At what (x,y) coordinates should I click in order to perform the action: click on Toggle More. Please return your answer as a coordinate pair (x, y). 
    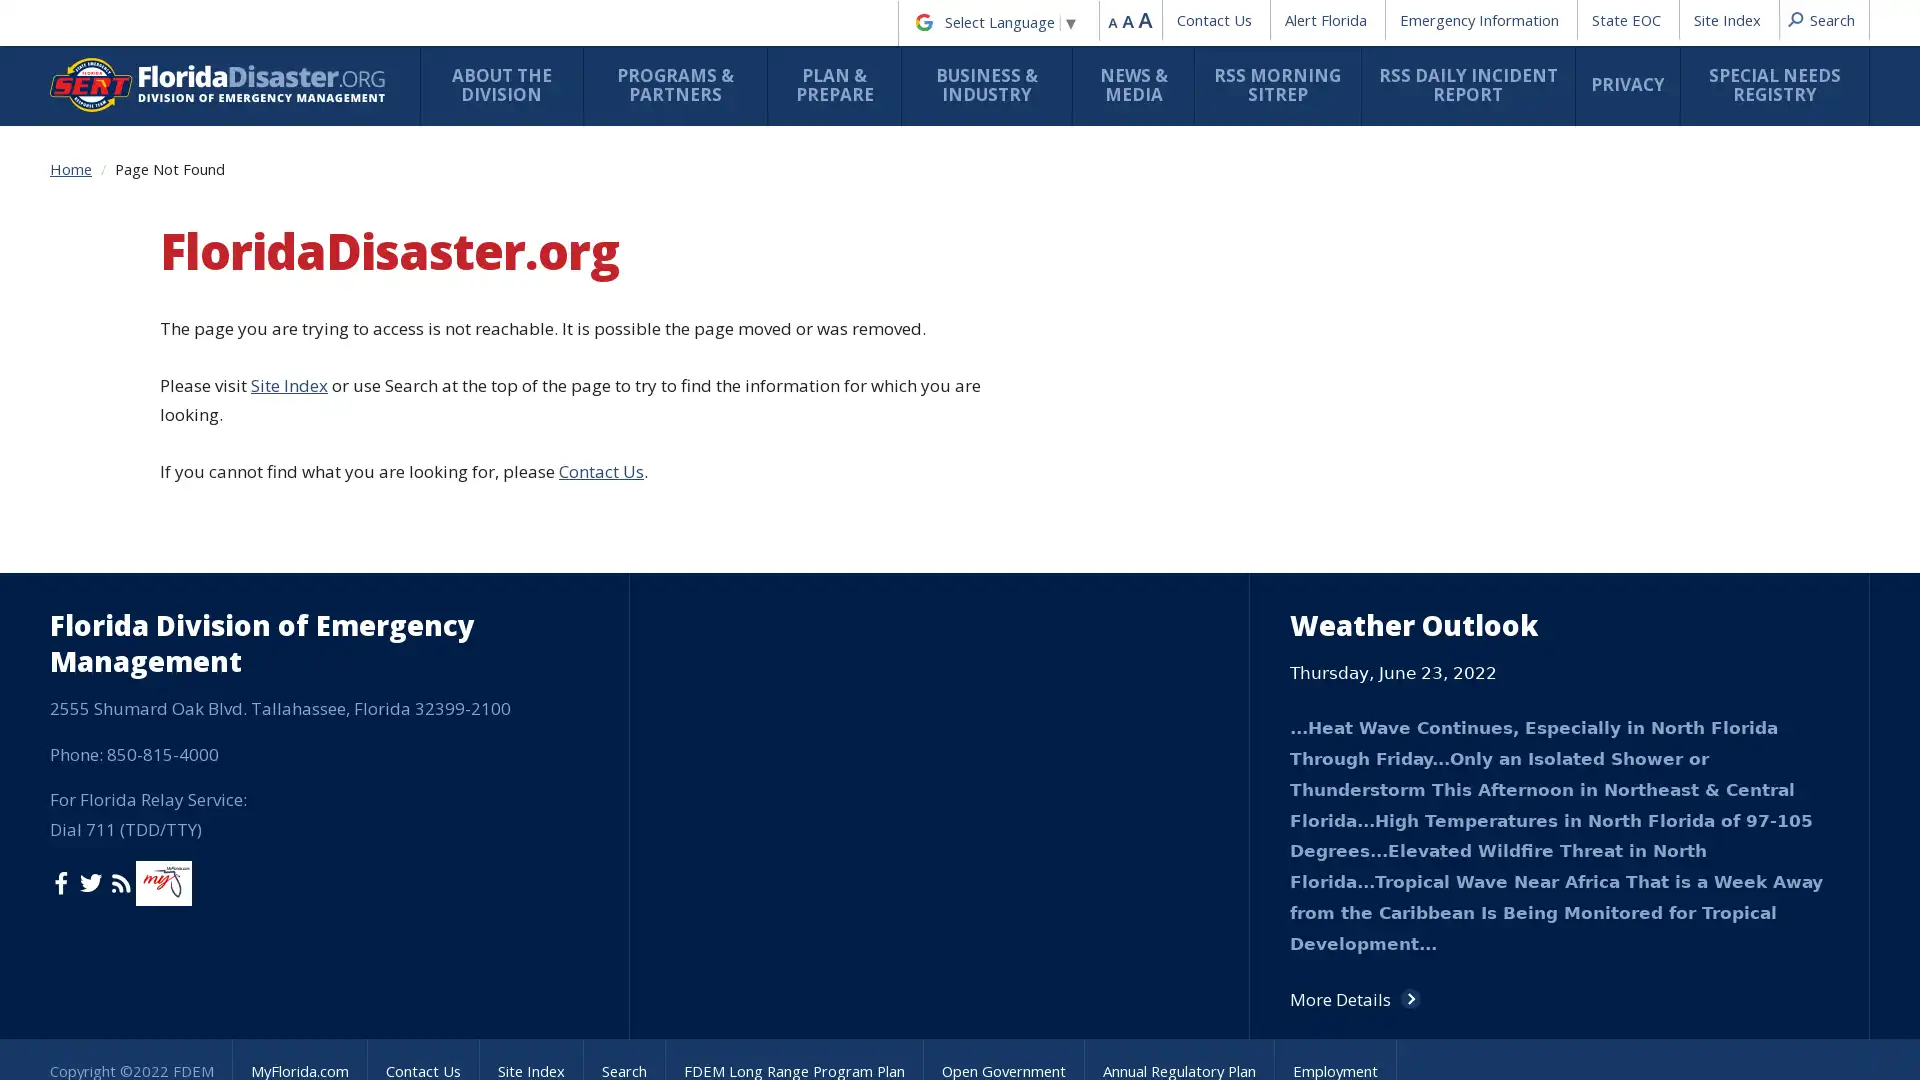
    Looking at the image, I should click on (801, 675).